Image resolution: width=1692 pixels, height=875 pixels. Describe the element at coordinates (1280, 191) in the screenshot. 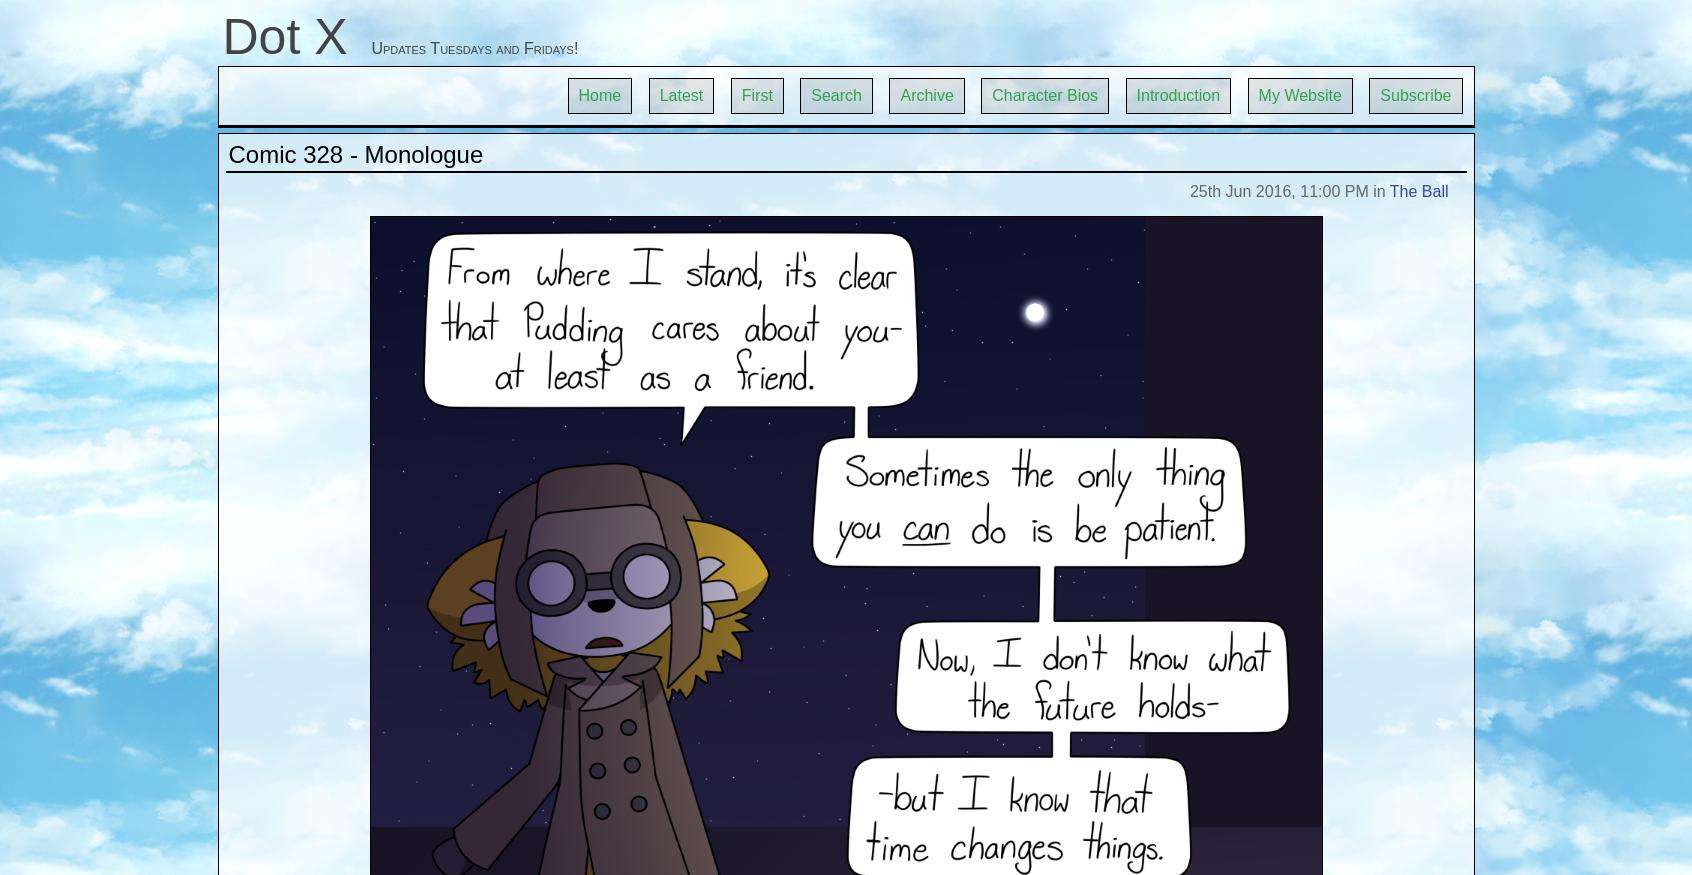

I see `'25th Jun 2016, 11:00 PM'` at that location.